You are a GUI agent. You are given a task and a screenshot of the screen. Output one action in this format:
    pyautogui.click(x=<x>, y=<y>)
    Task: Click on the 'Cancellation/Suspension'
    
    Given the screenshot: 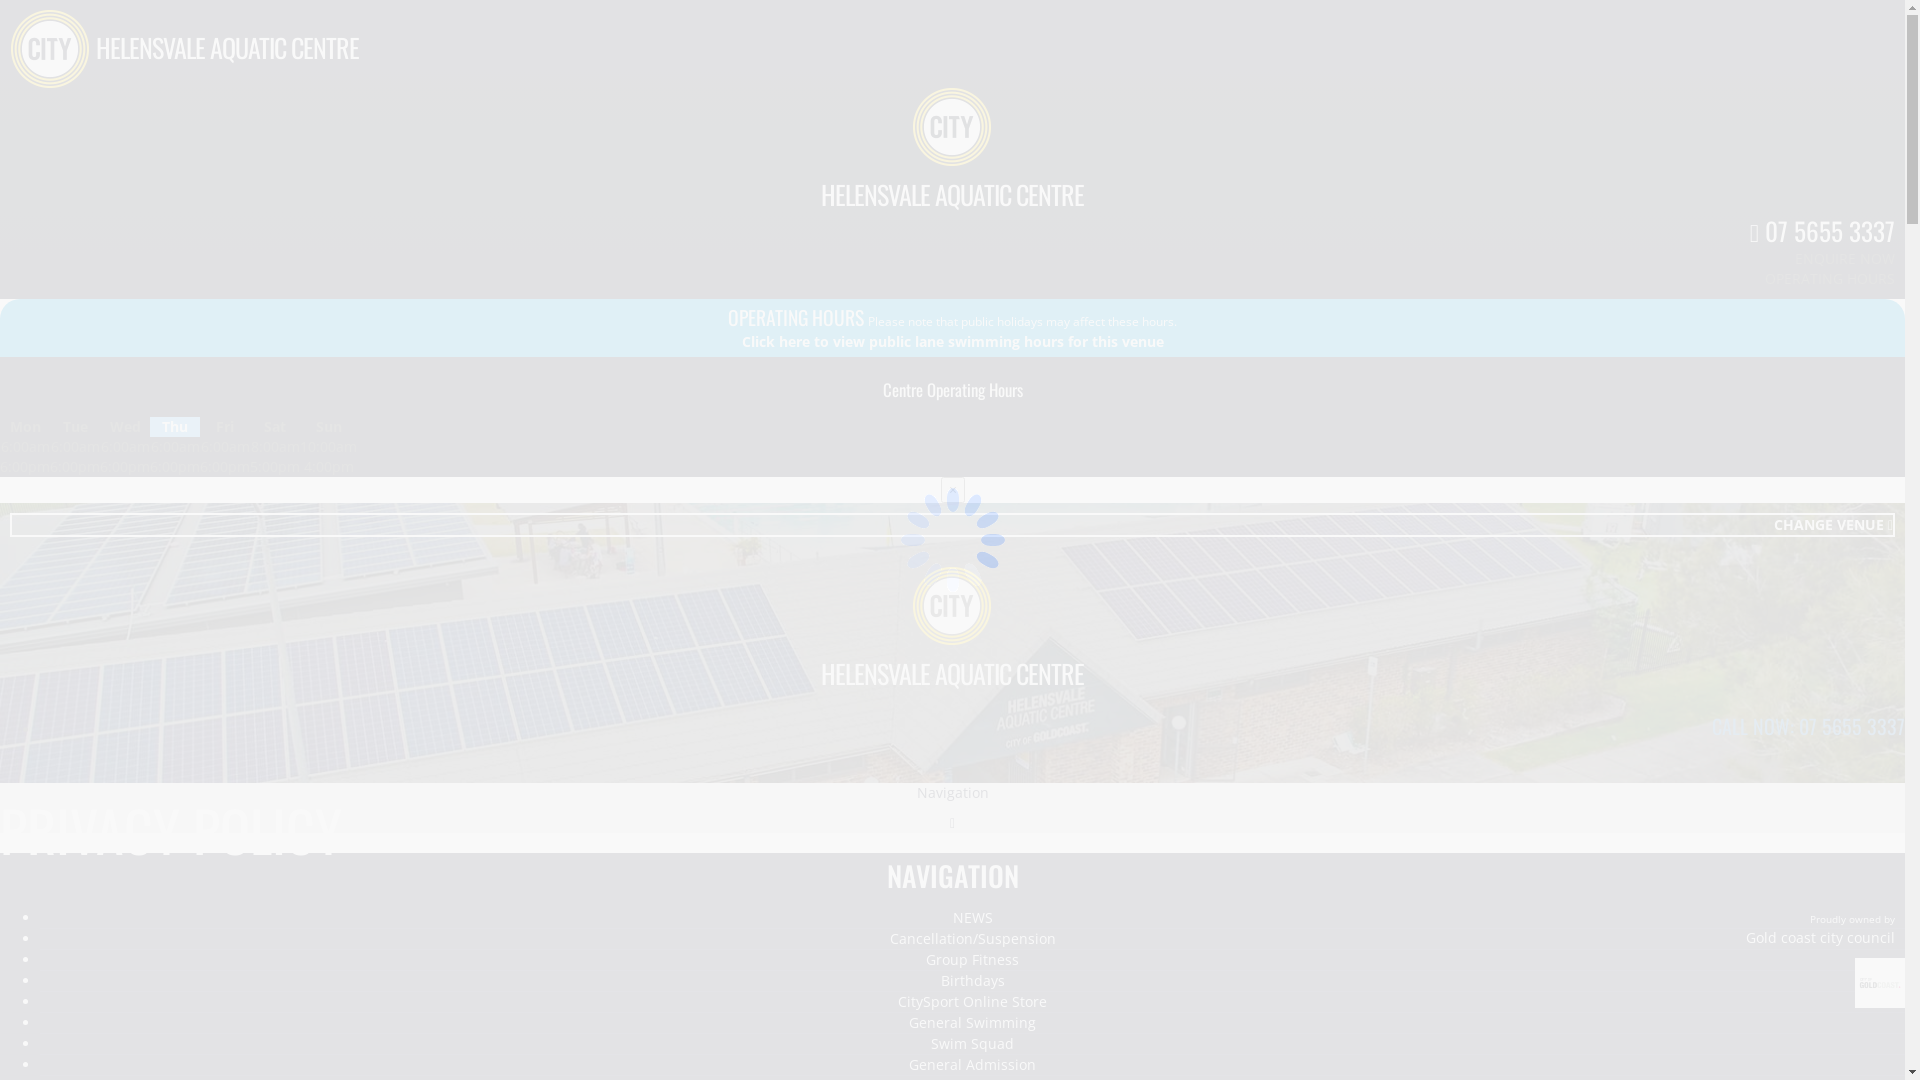 What is the action you would take?
    pyautogui.click(x=973, y=938)
    